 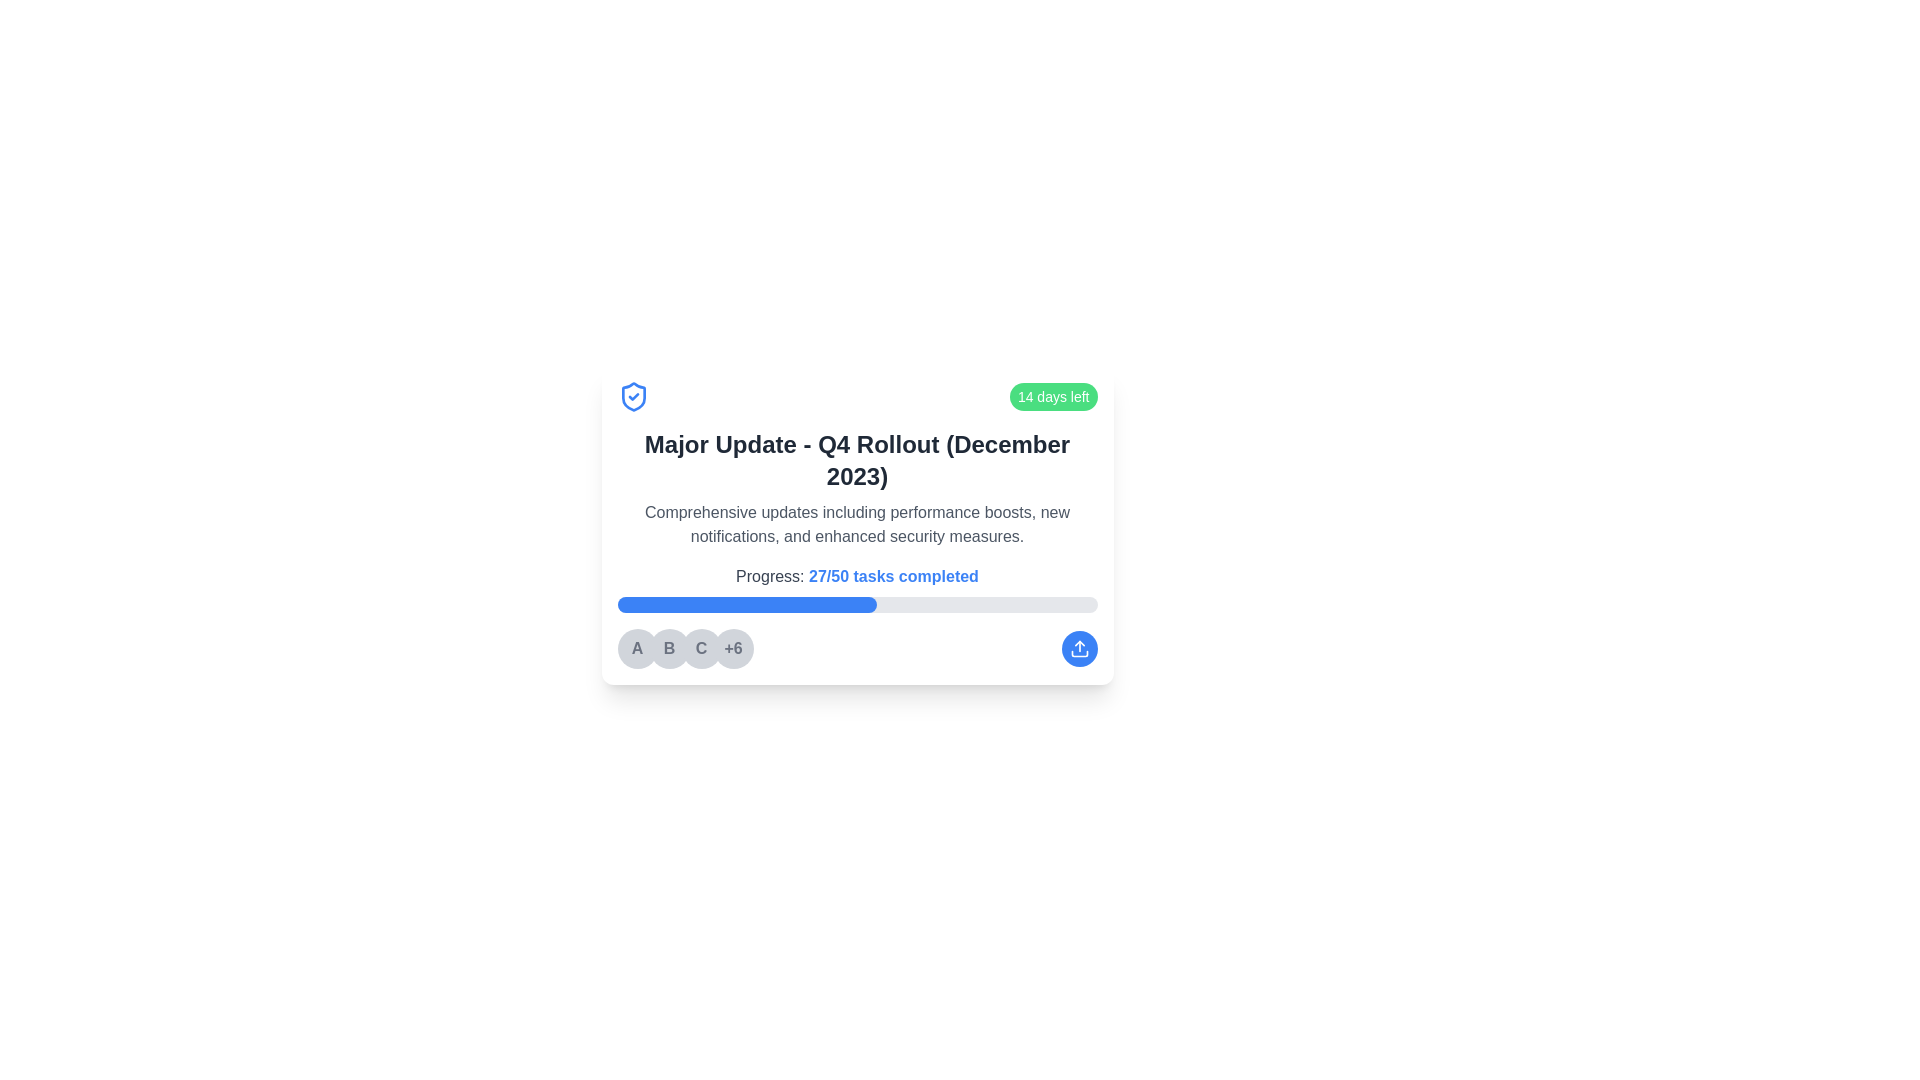 I want to click on the blue shield icon with a checkmark located at the top-left corner of the rectangular card interface, so click(x=632, y=397).